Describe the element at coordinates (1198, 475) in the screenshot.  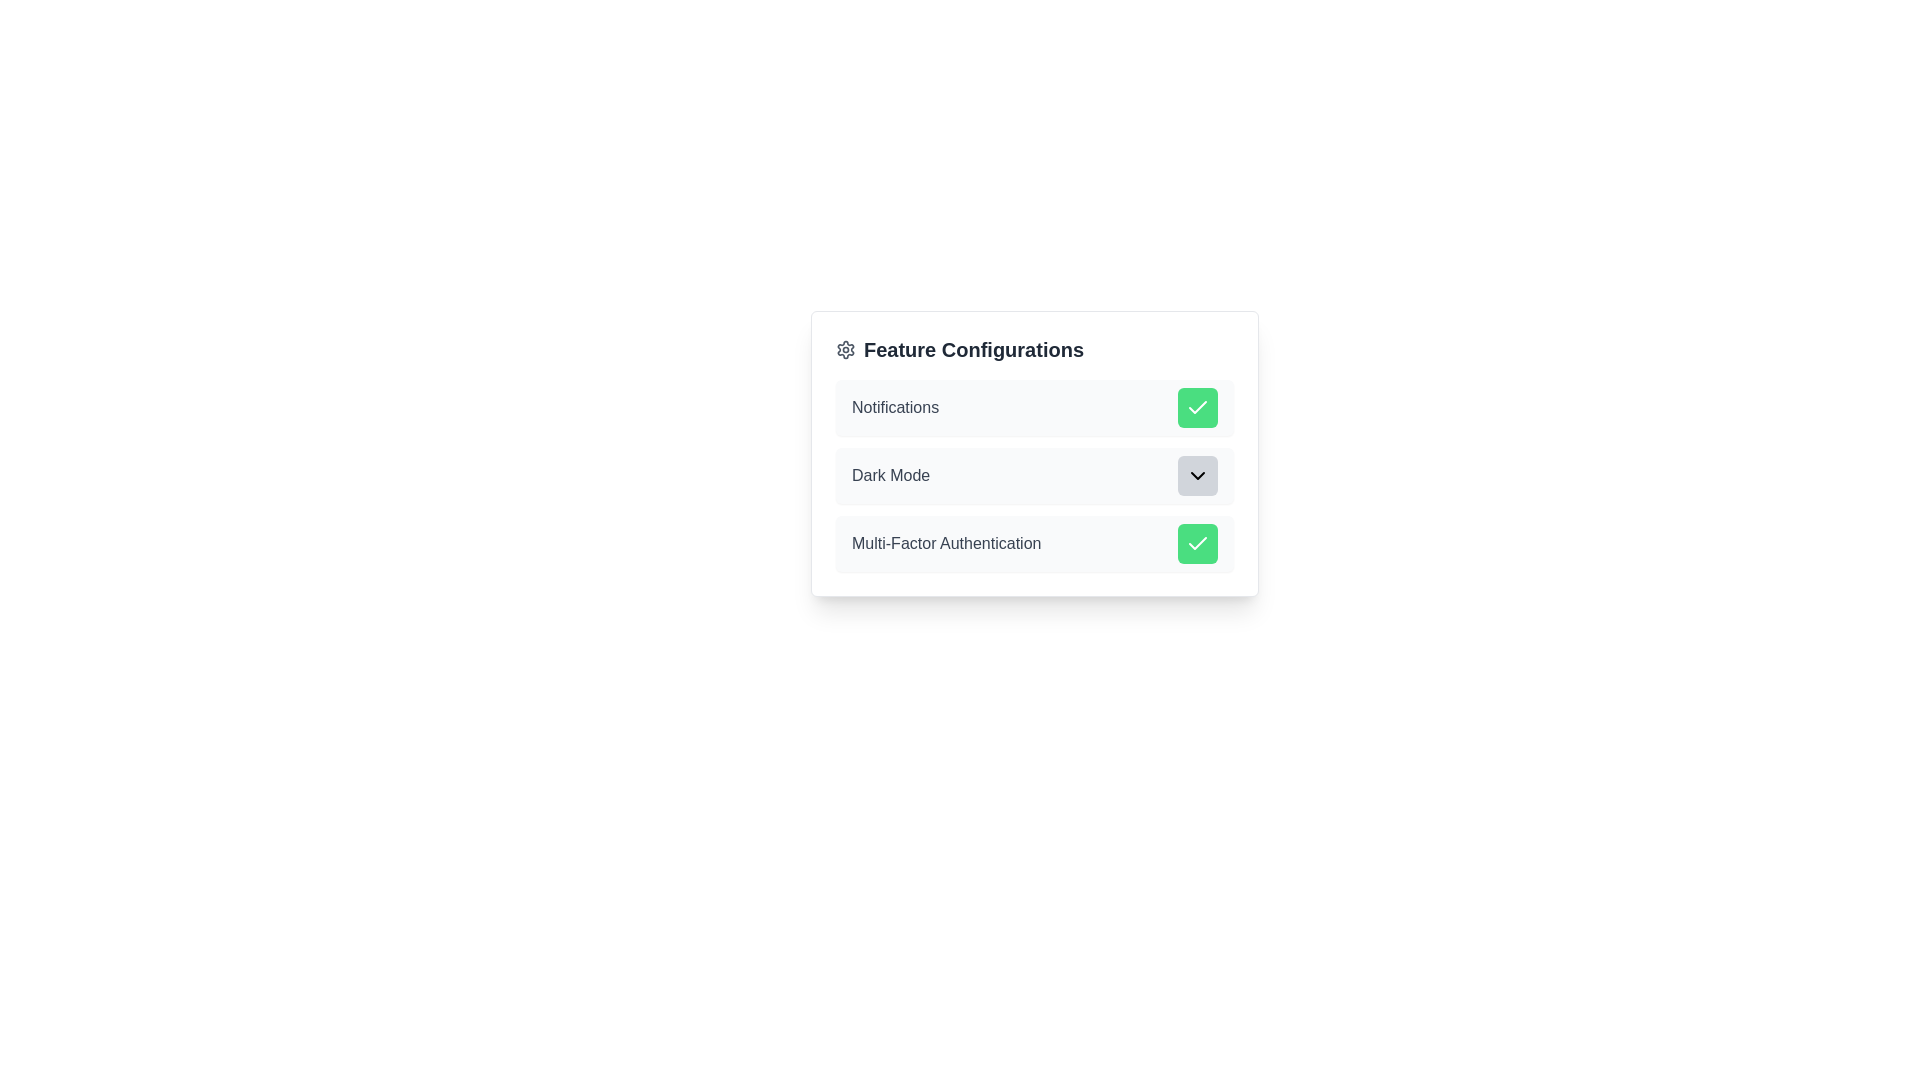
I see `the chevron-down arrow icon located to the right of the 'Dark Mode' label in the 'Feature Configurations' section` at that location.